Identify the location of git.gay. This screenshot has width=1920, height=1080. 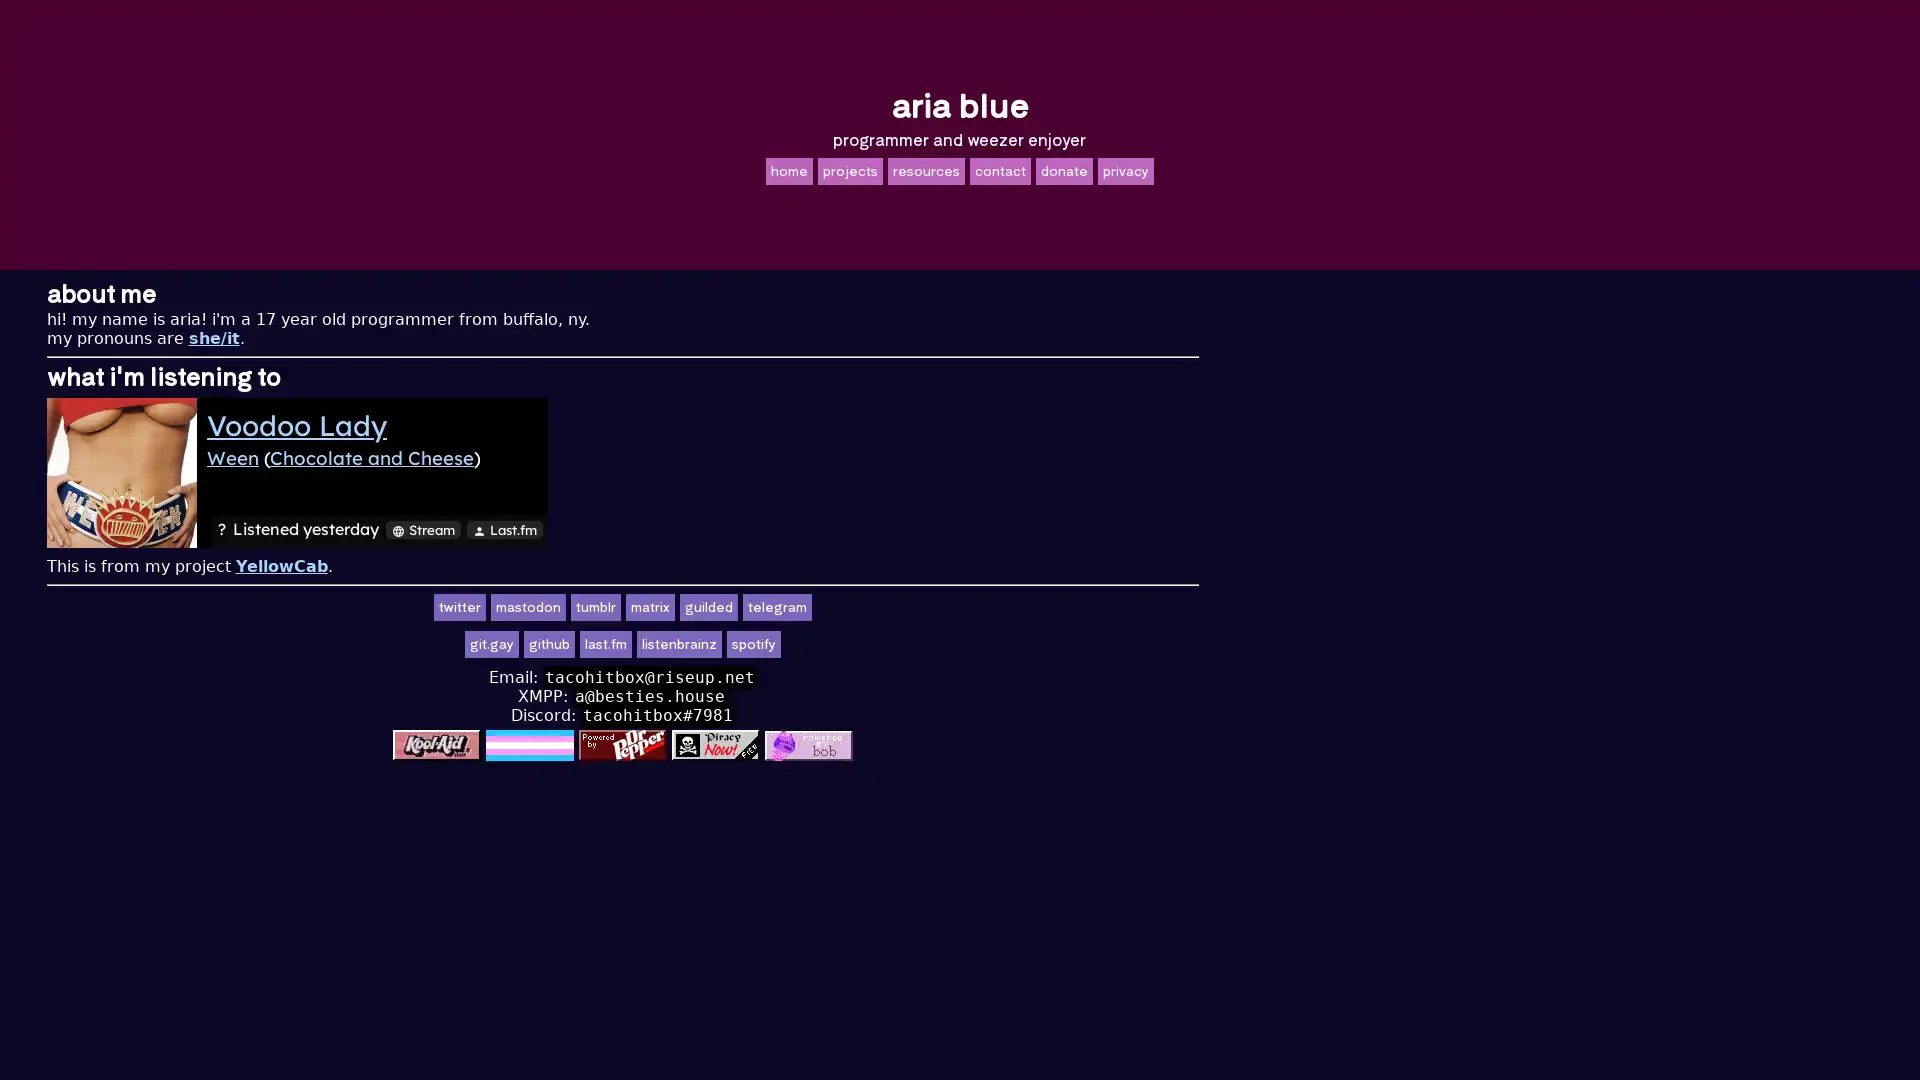
(829, 644).